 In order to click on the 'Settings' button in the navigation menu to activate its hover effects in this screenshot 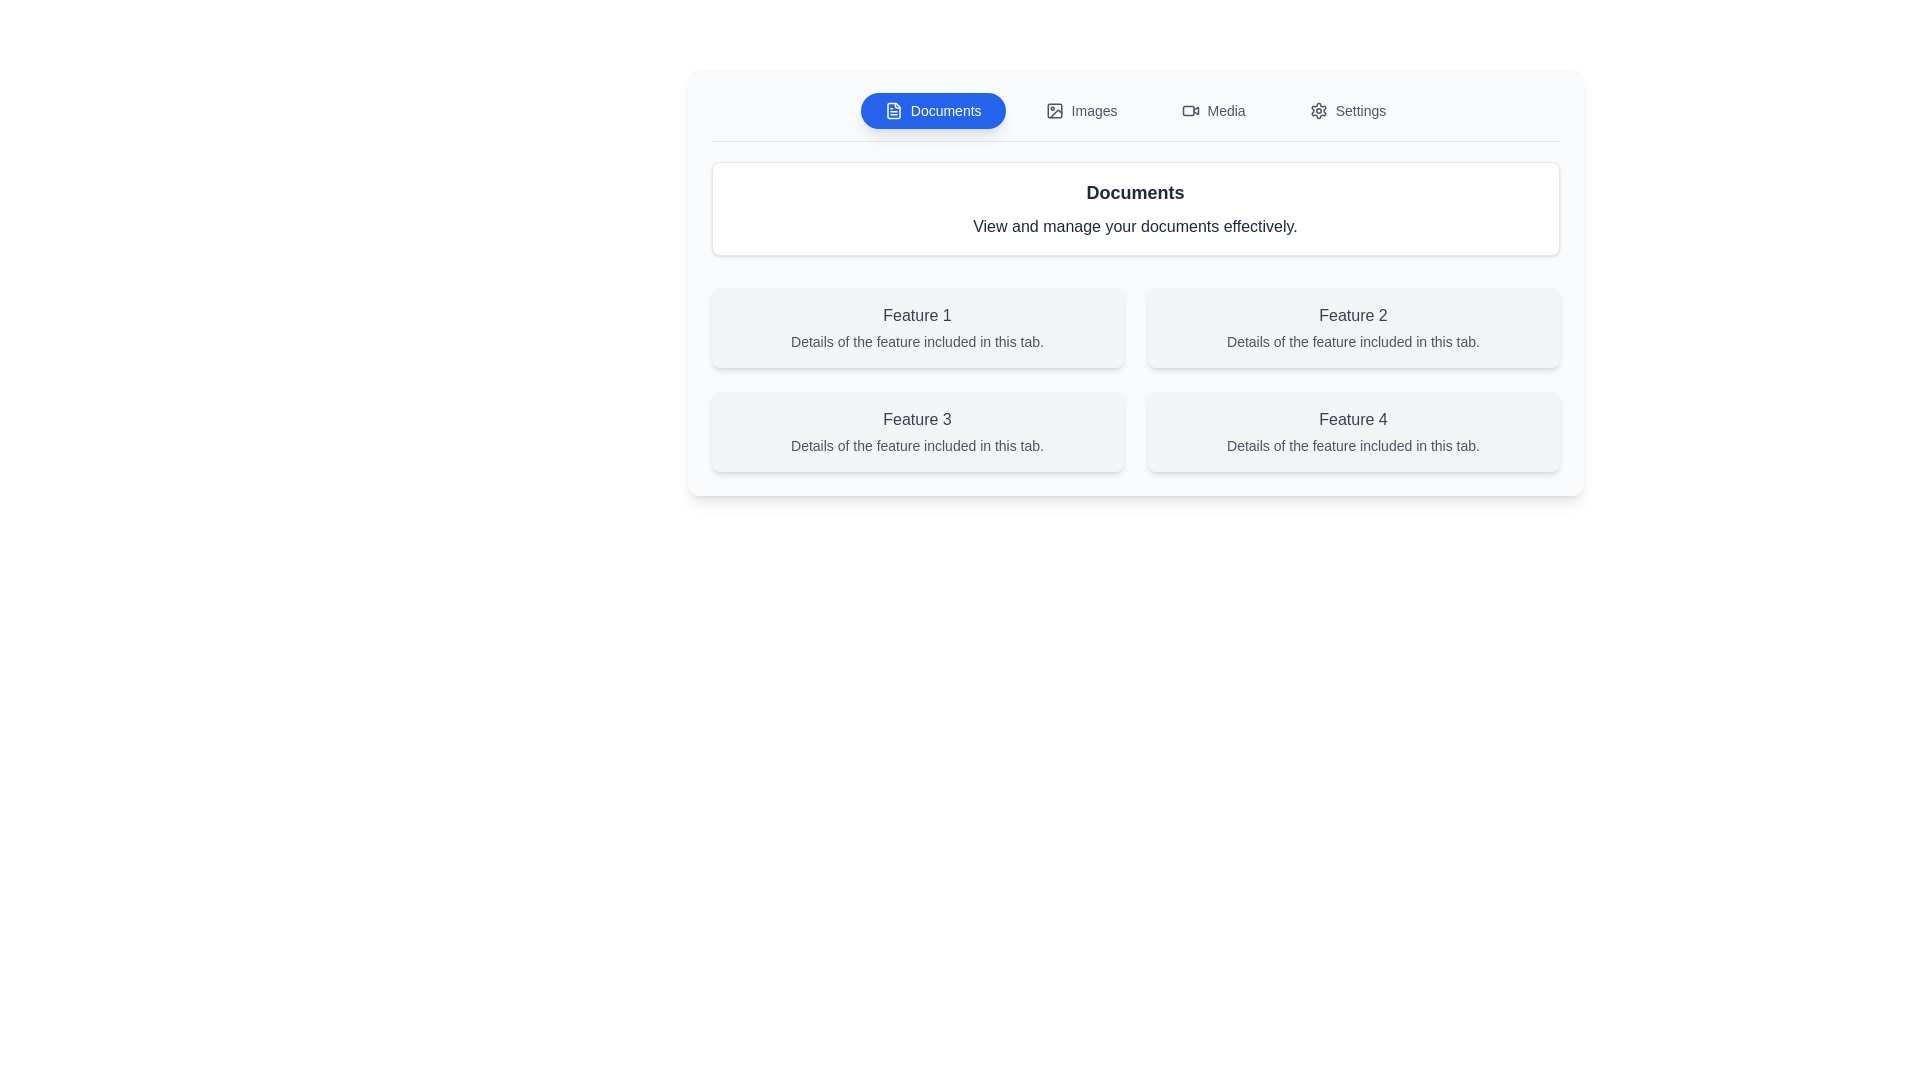, I will do `click(1348, 111)`.